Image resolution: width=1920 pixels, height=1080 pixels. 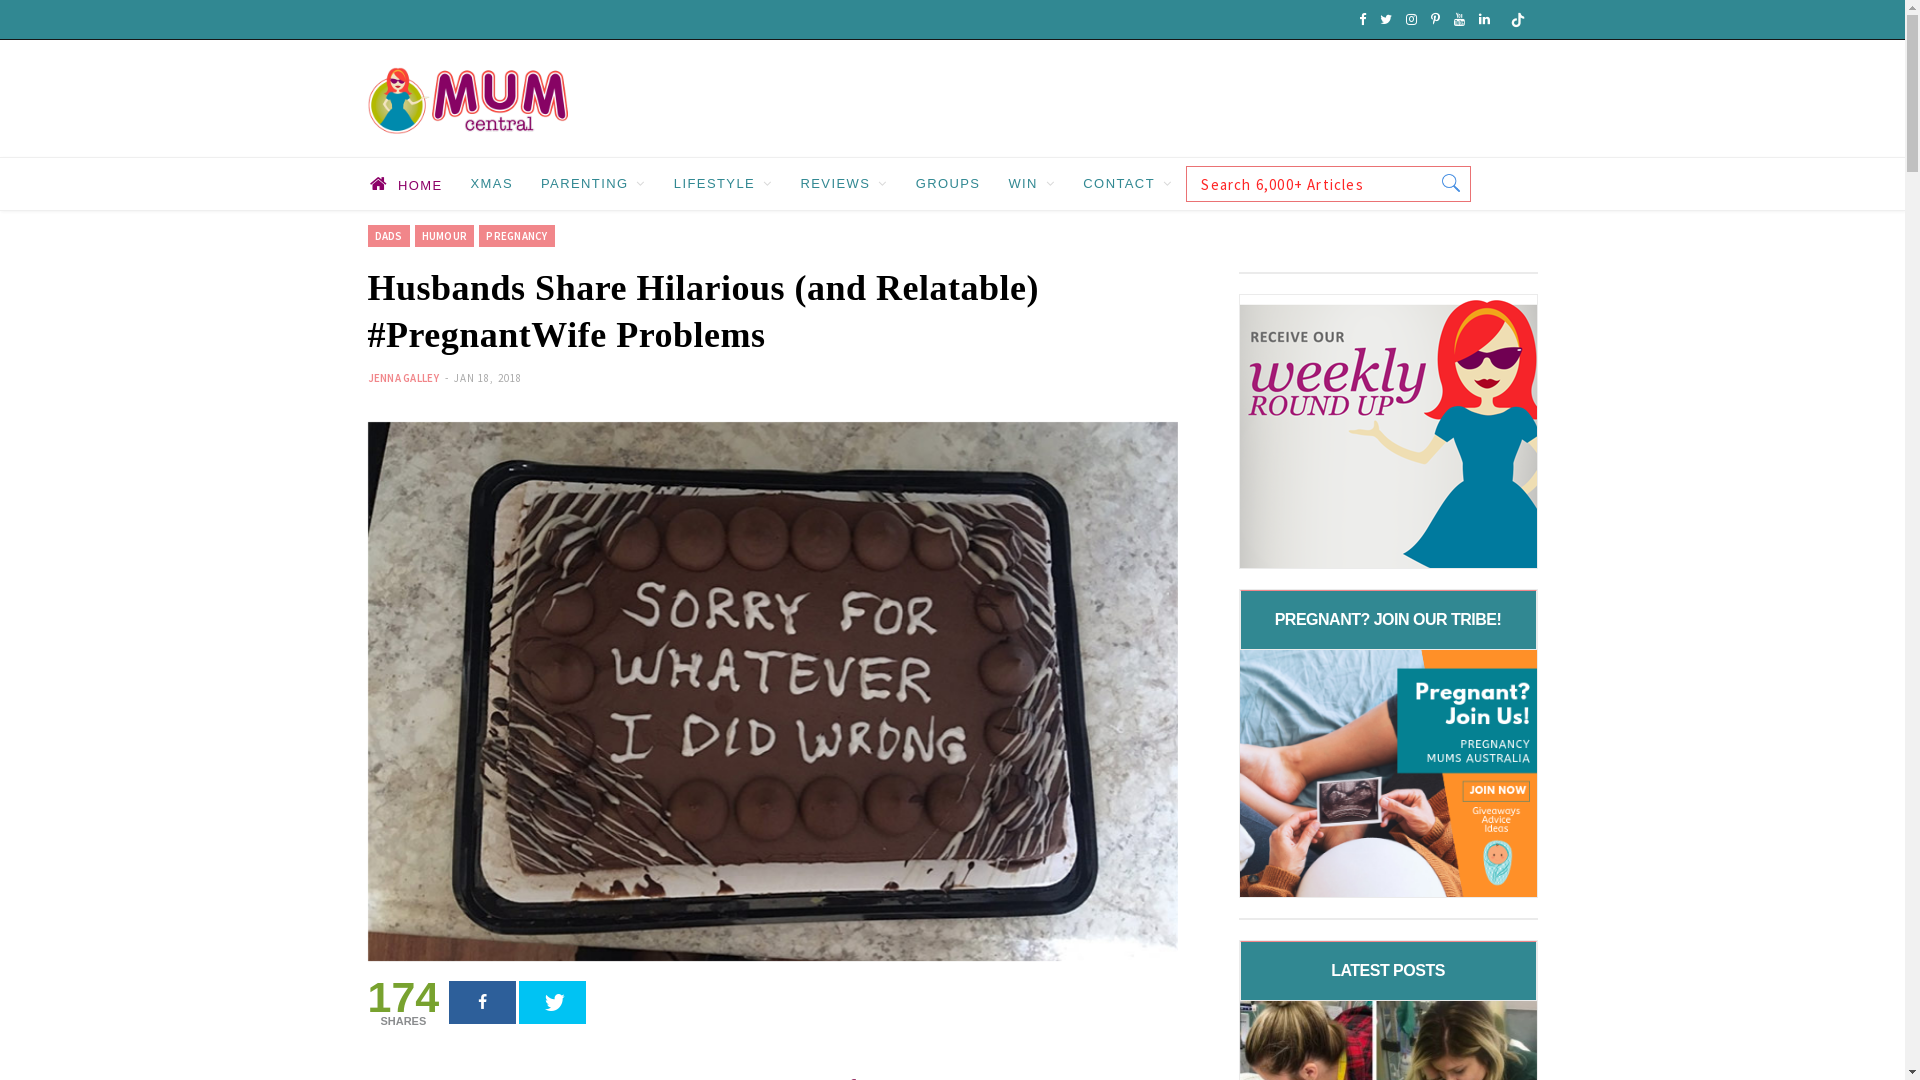 I want to click on 'JENNA GALLEY', so click(x=402, y=378).